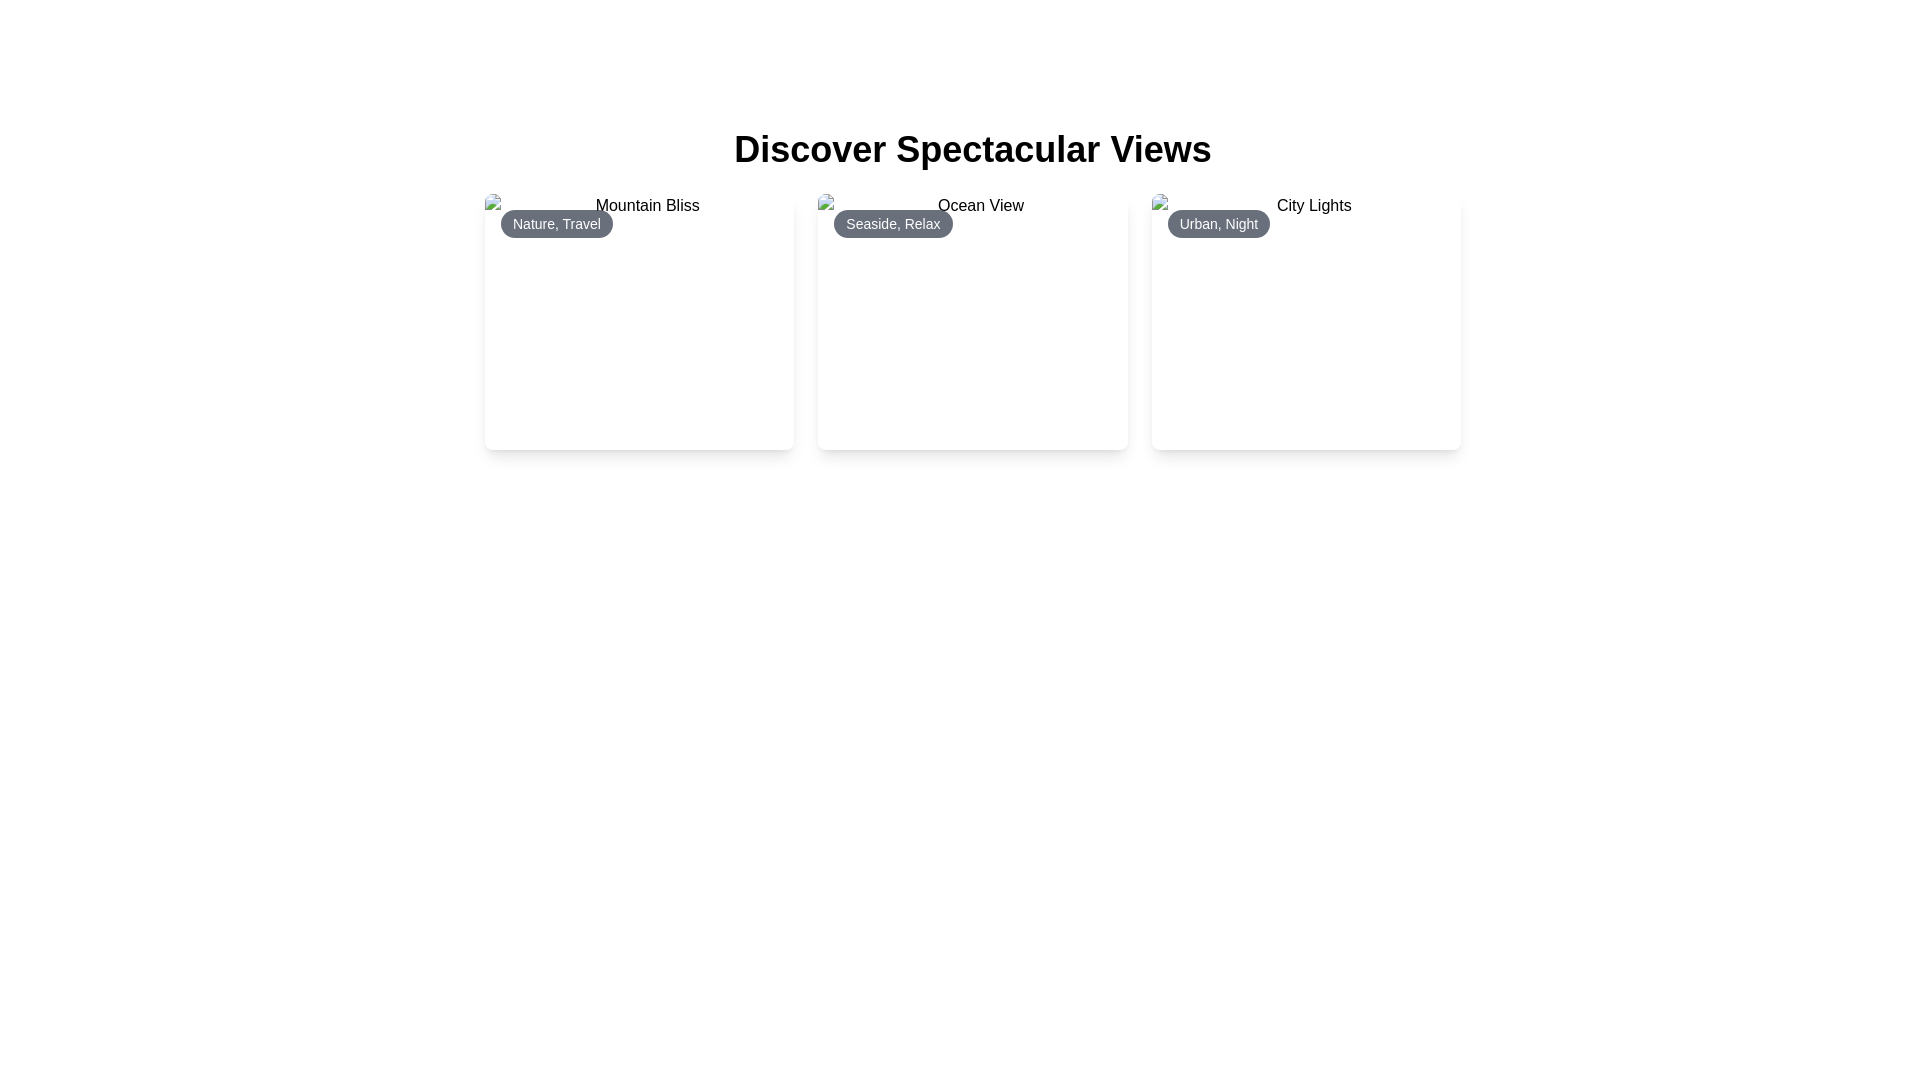 The width and height of the screenshot is (1920, 1080). What do you see at coordinates (1306, 320) in the screenshot?
I see `the rightmost card in the grid layout that represents a category related to urban settings at night with city lights` at bounding box center [1306, 320].